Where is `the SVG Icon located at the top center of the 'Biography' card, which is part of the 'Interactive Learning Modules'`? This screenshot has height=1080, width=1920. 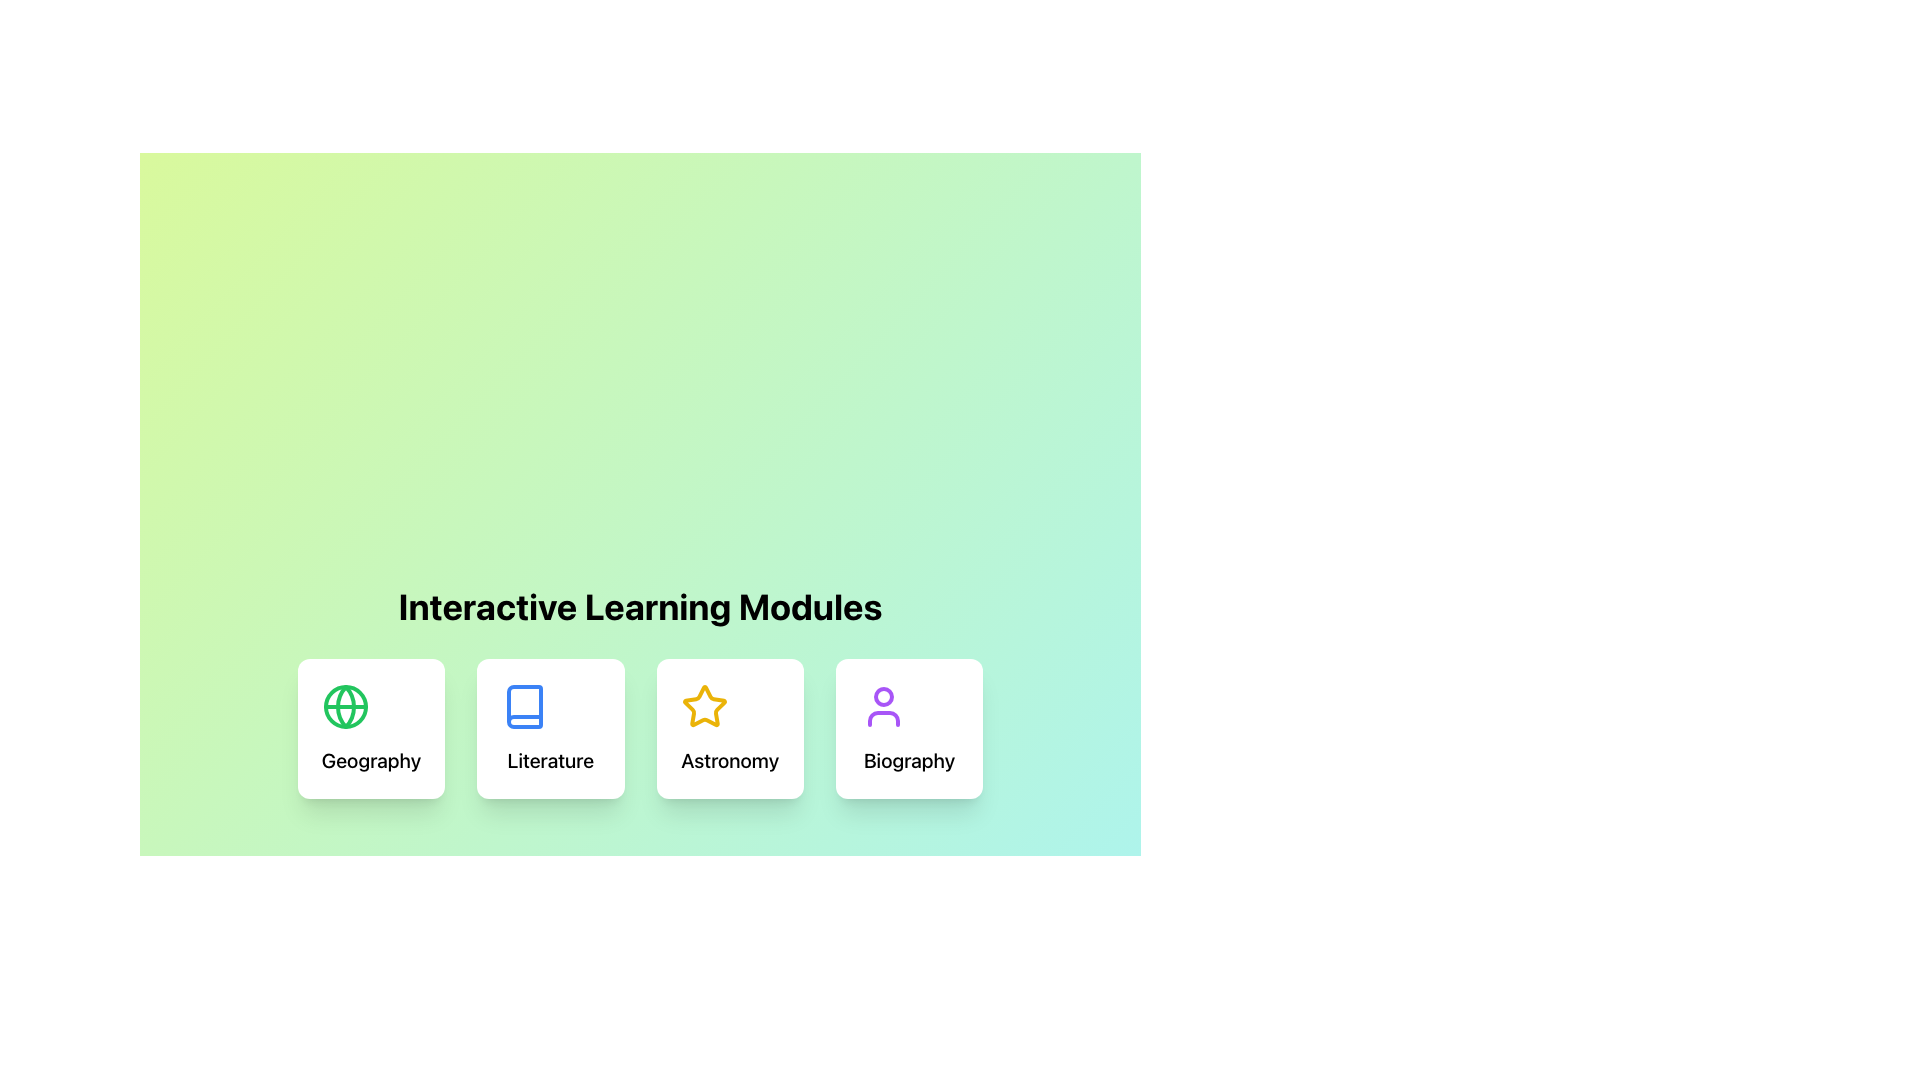
the SVG Icon located at the top center of the 'Biography' card, which is part of the 'Interactive Learning Modules' is located at coordinates (882, 705).